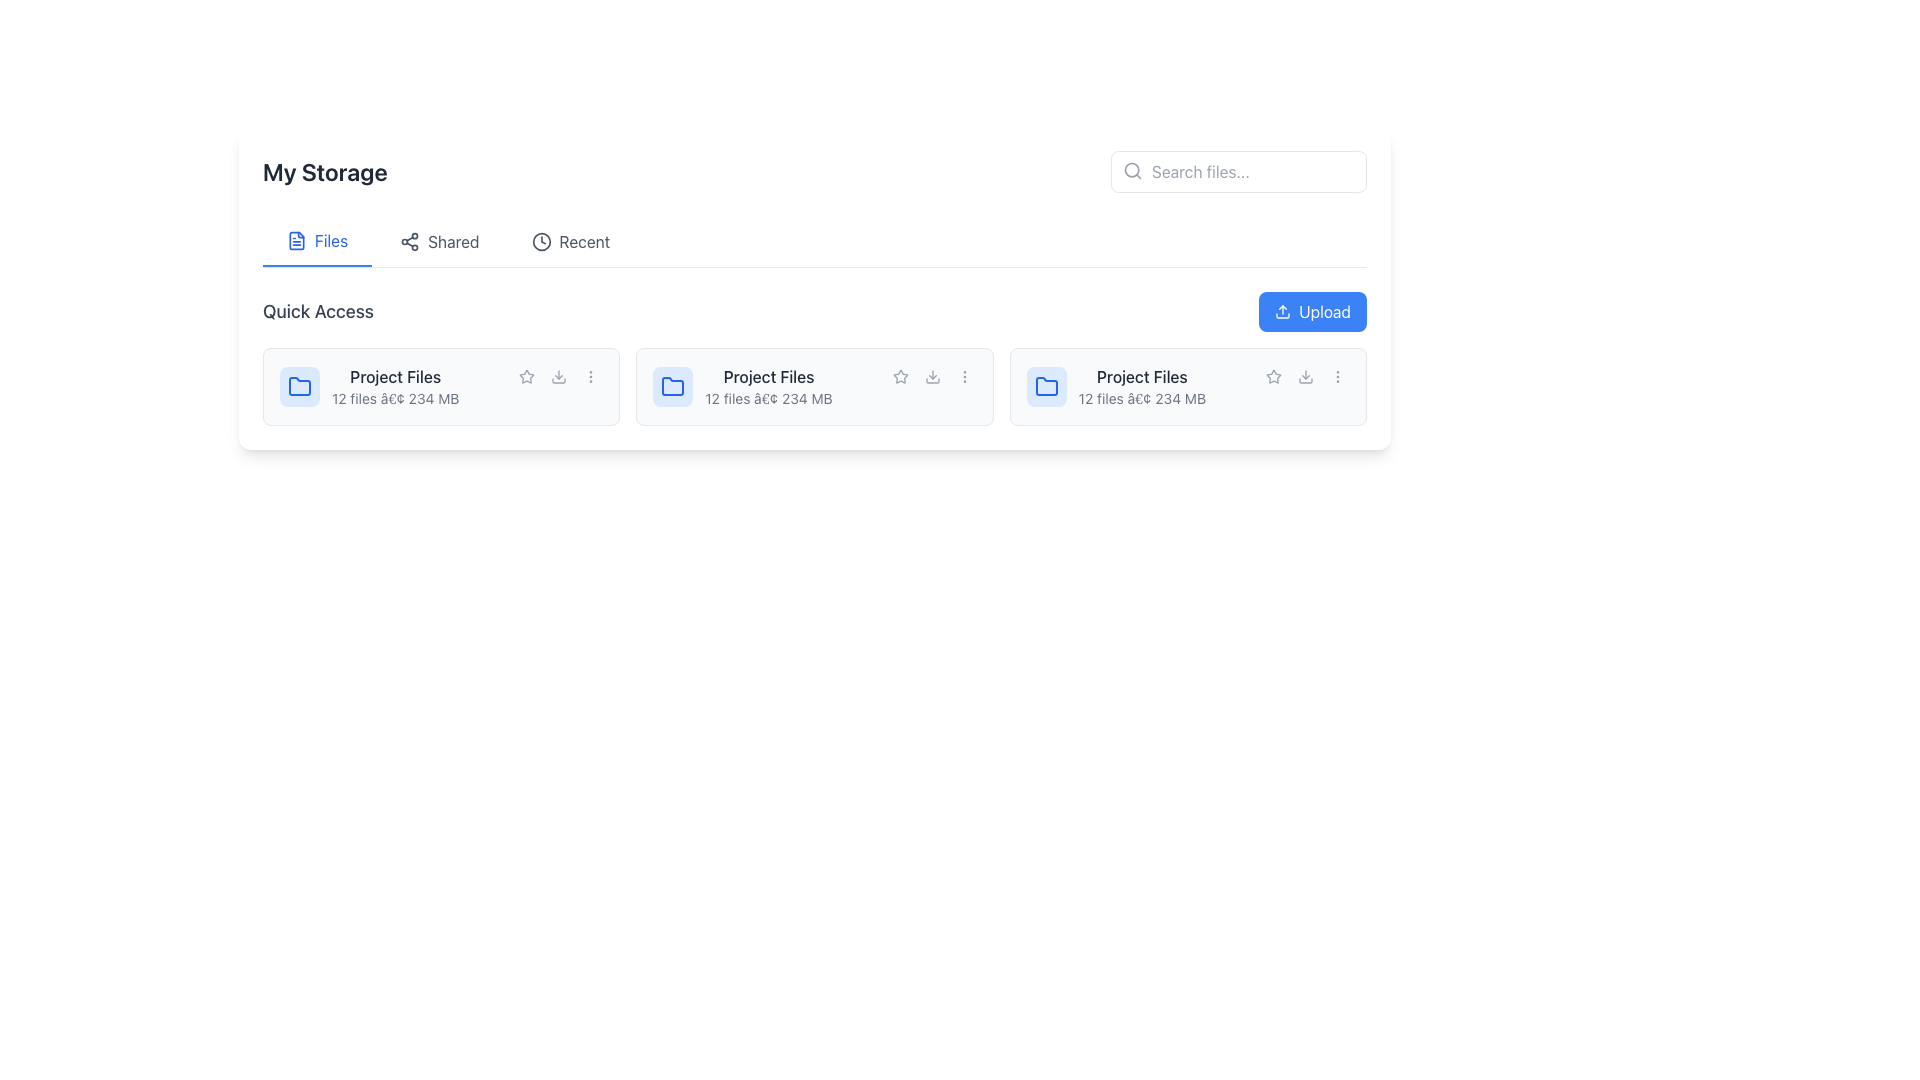  I want to click on the text label that serves as the title for the group of files in the first card of the 'Quick Access' section for navigation, so click(395, 377).